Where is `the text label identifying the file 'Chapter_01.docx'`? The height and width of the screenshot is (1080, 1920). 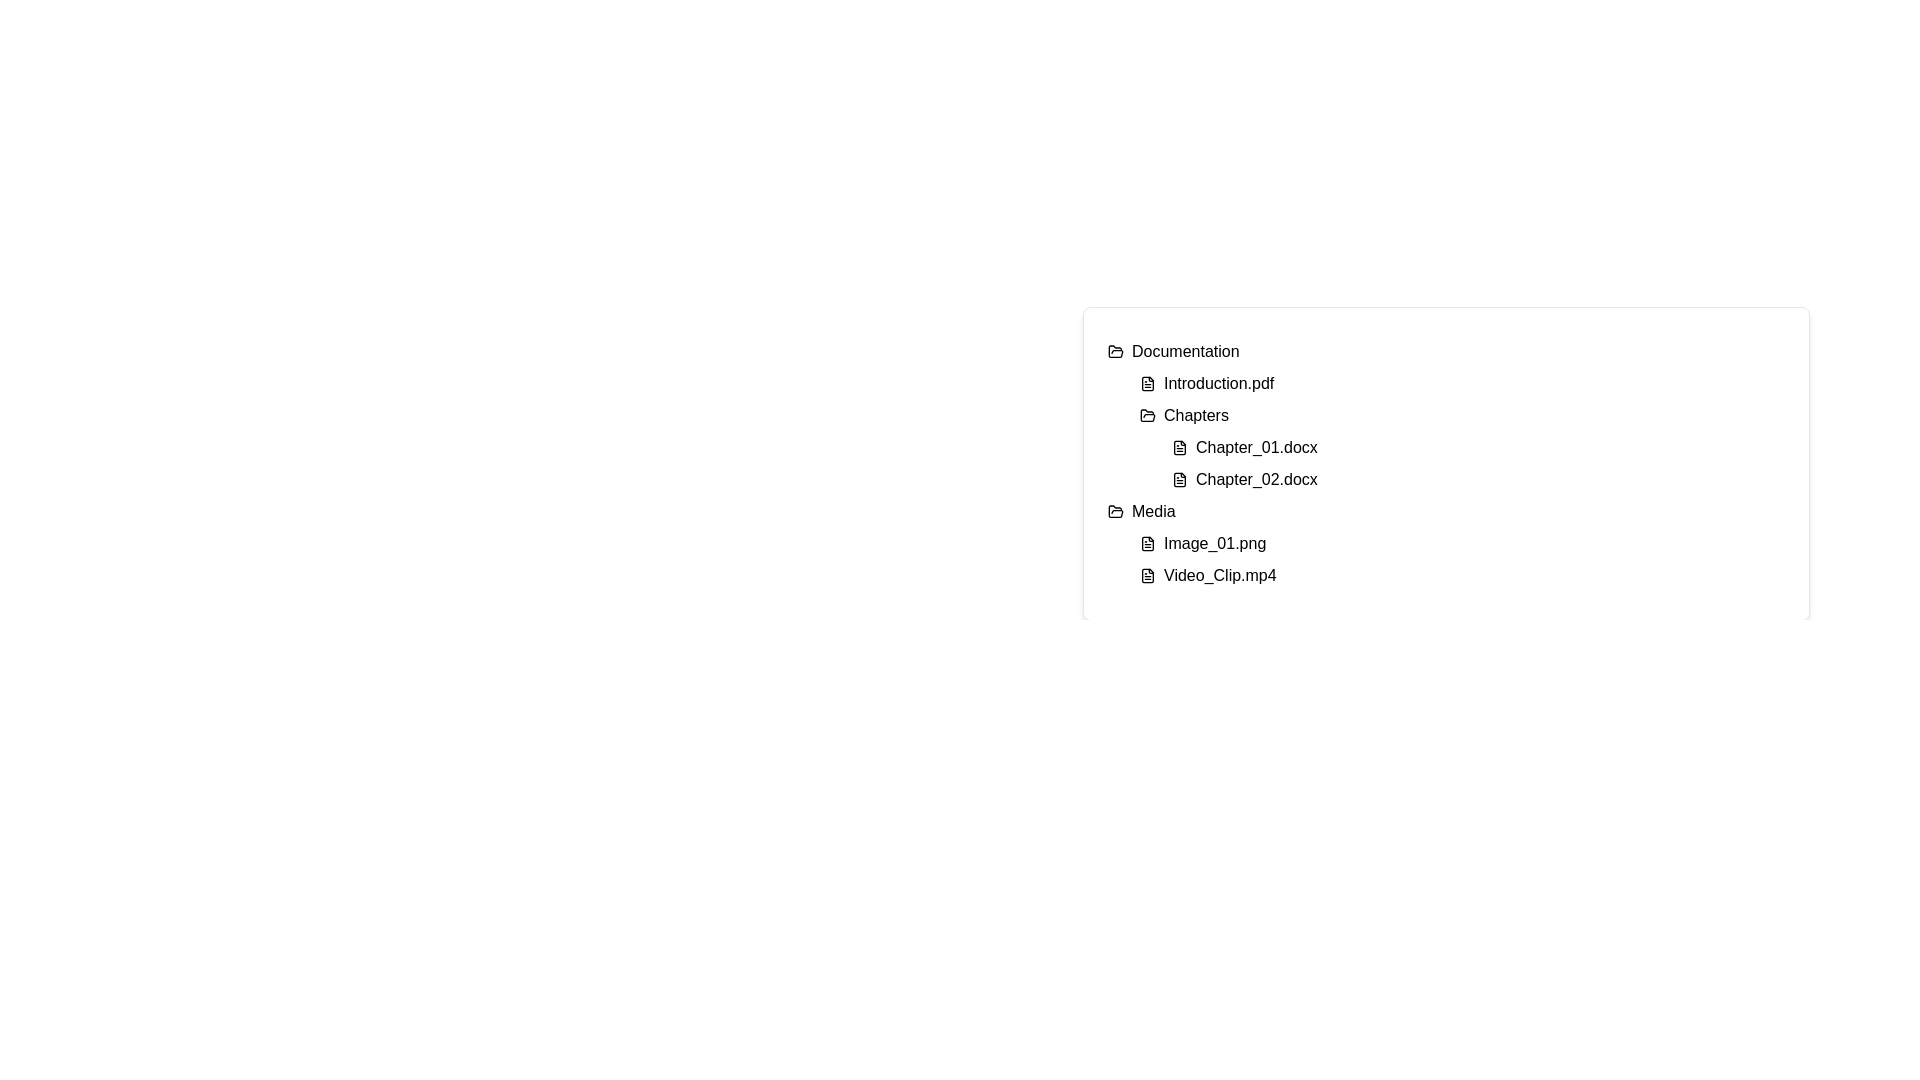
the text label identifying the file 'Chapter_01.docx' is located at coordinates (1256, 446).